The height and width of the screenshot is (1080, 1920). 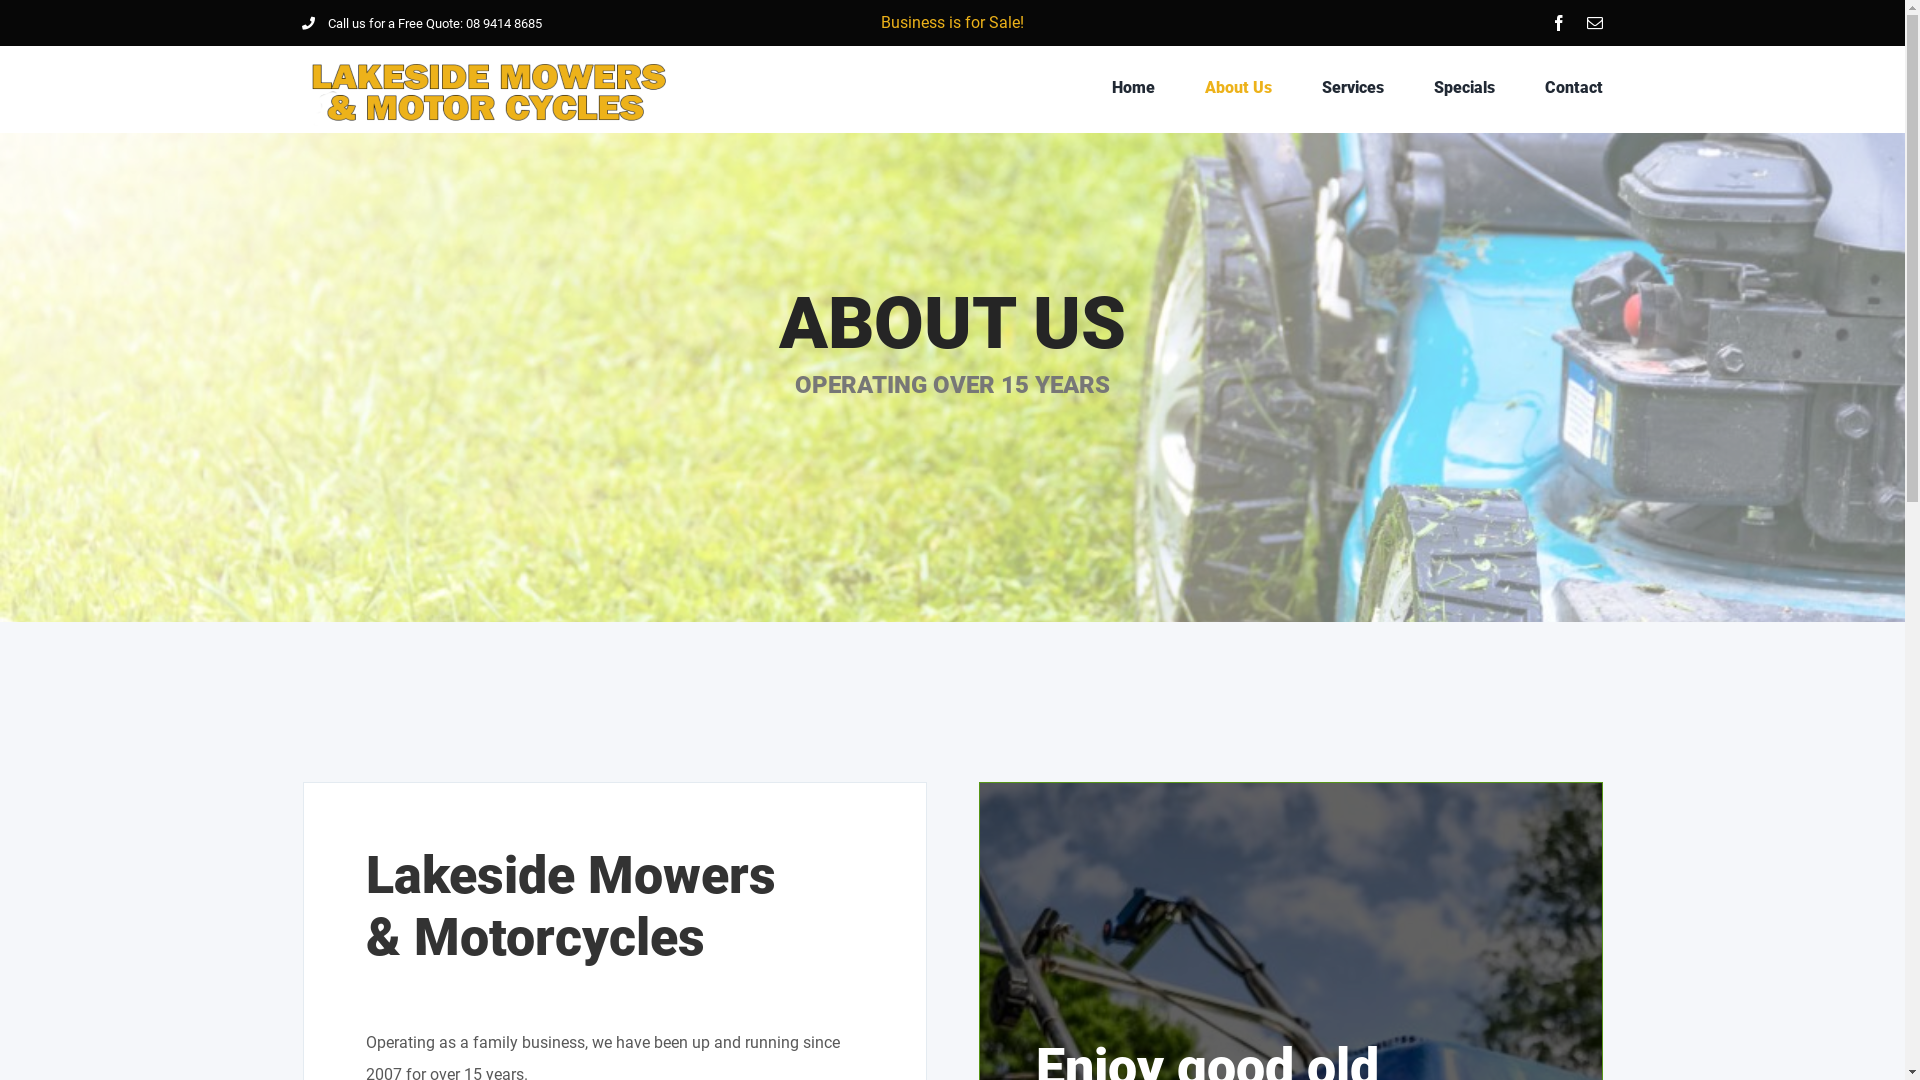 I want to click on 'Specials', so click(x=1464, y=87).